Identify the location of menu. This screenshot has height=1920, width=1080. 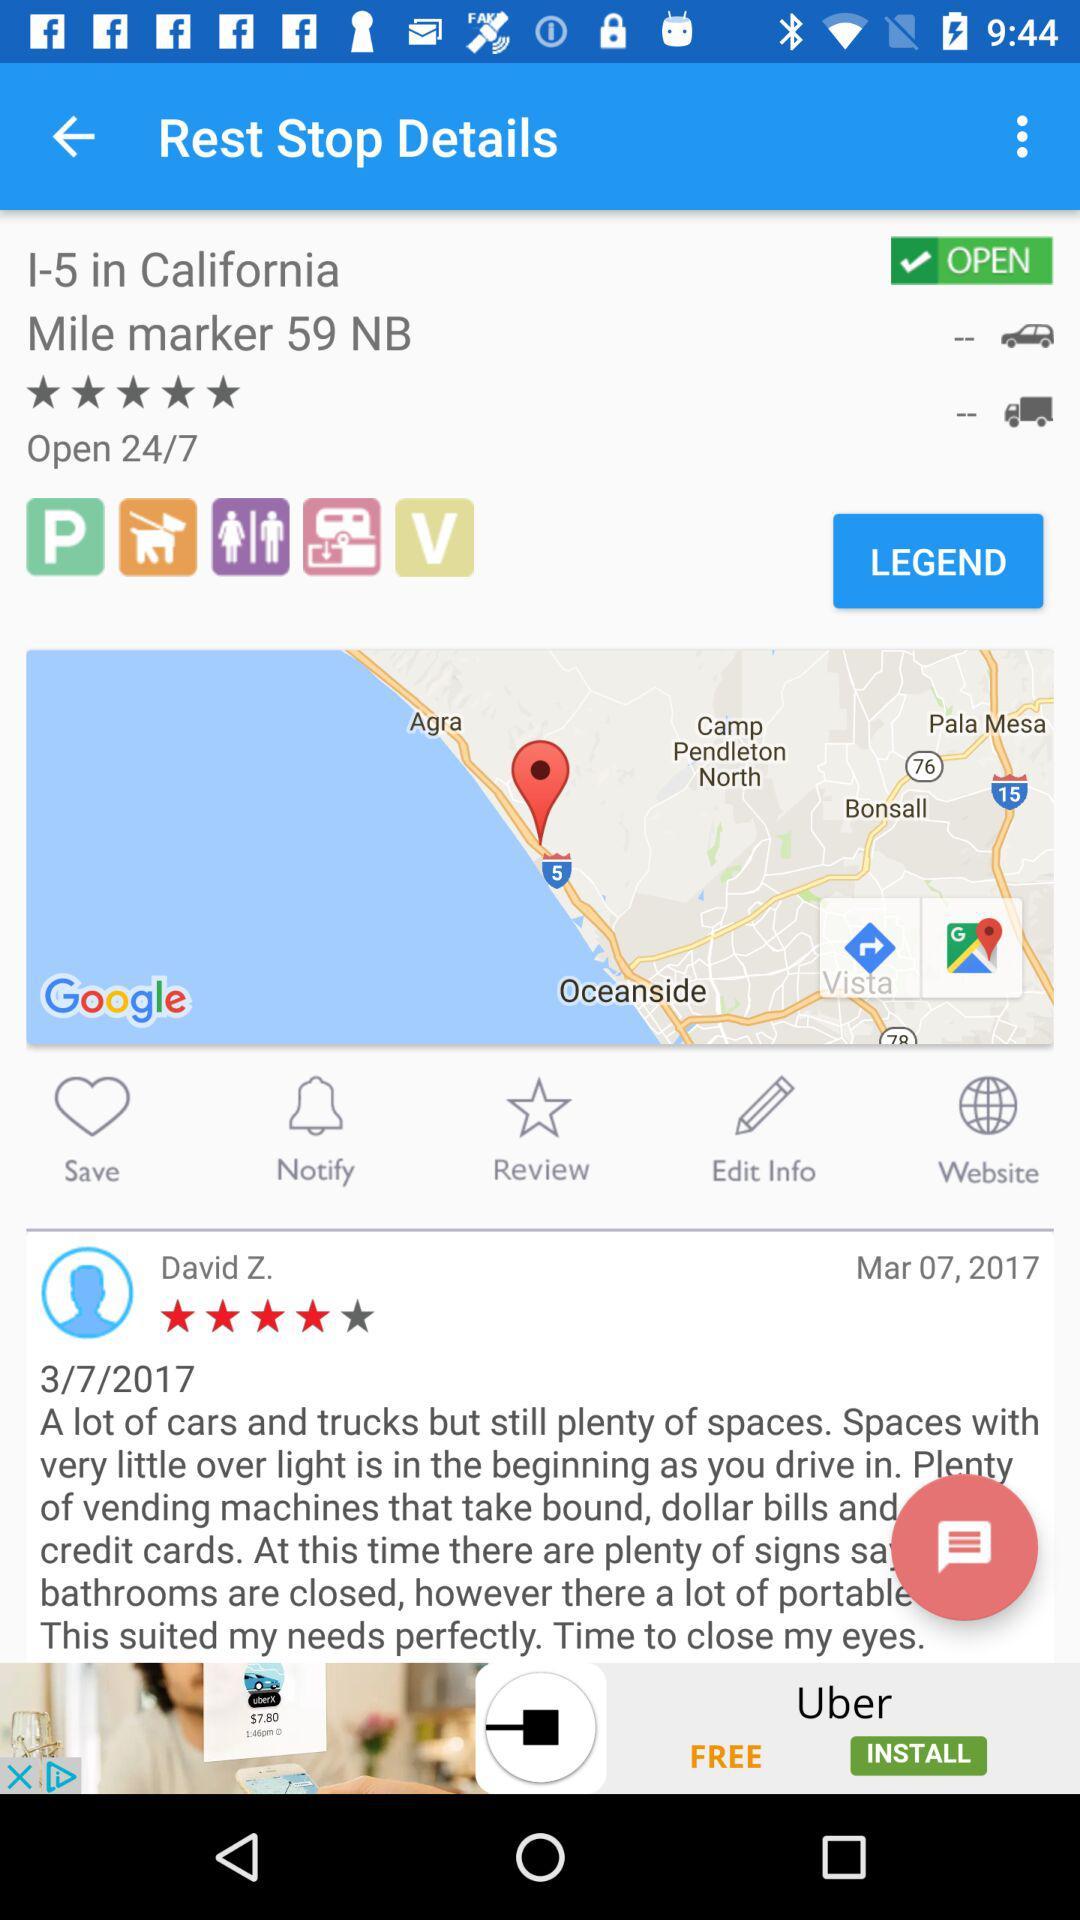
(963, 1546).